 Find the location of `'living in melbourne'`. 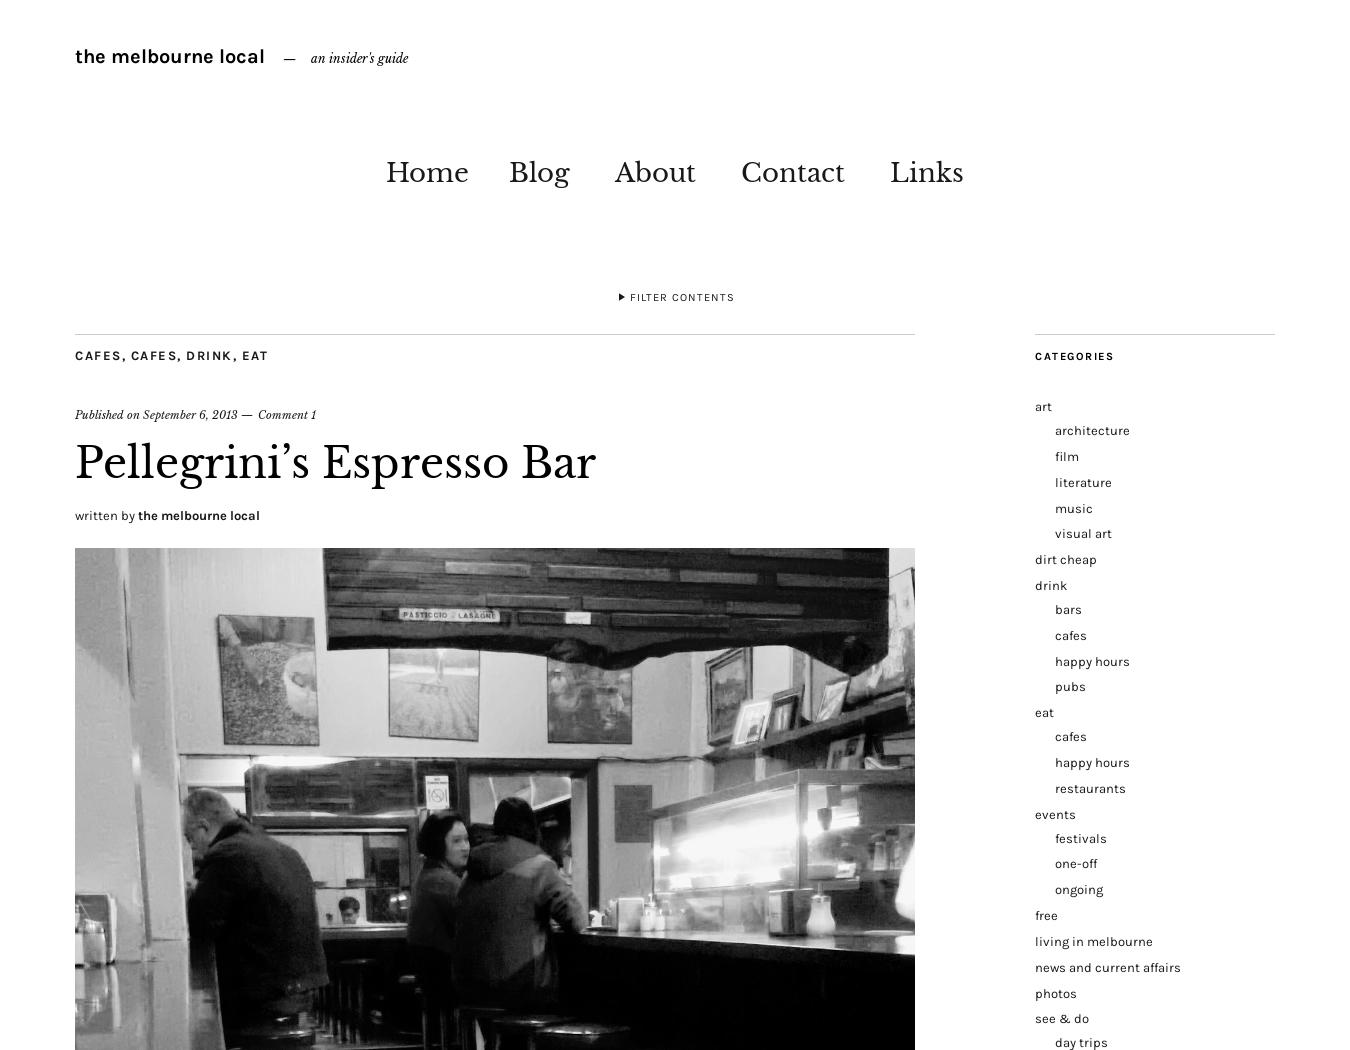

'living in melbourne' is located at coordinates (1094, 939).